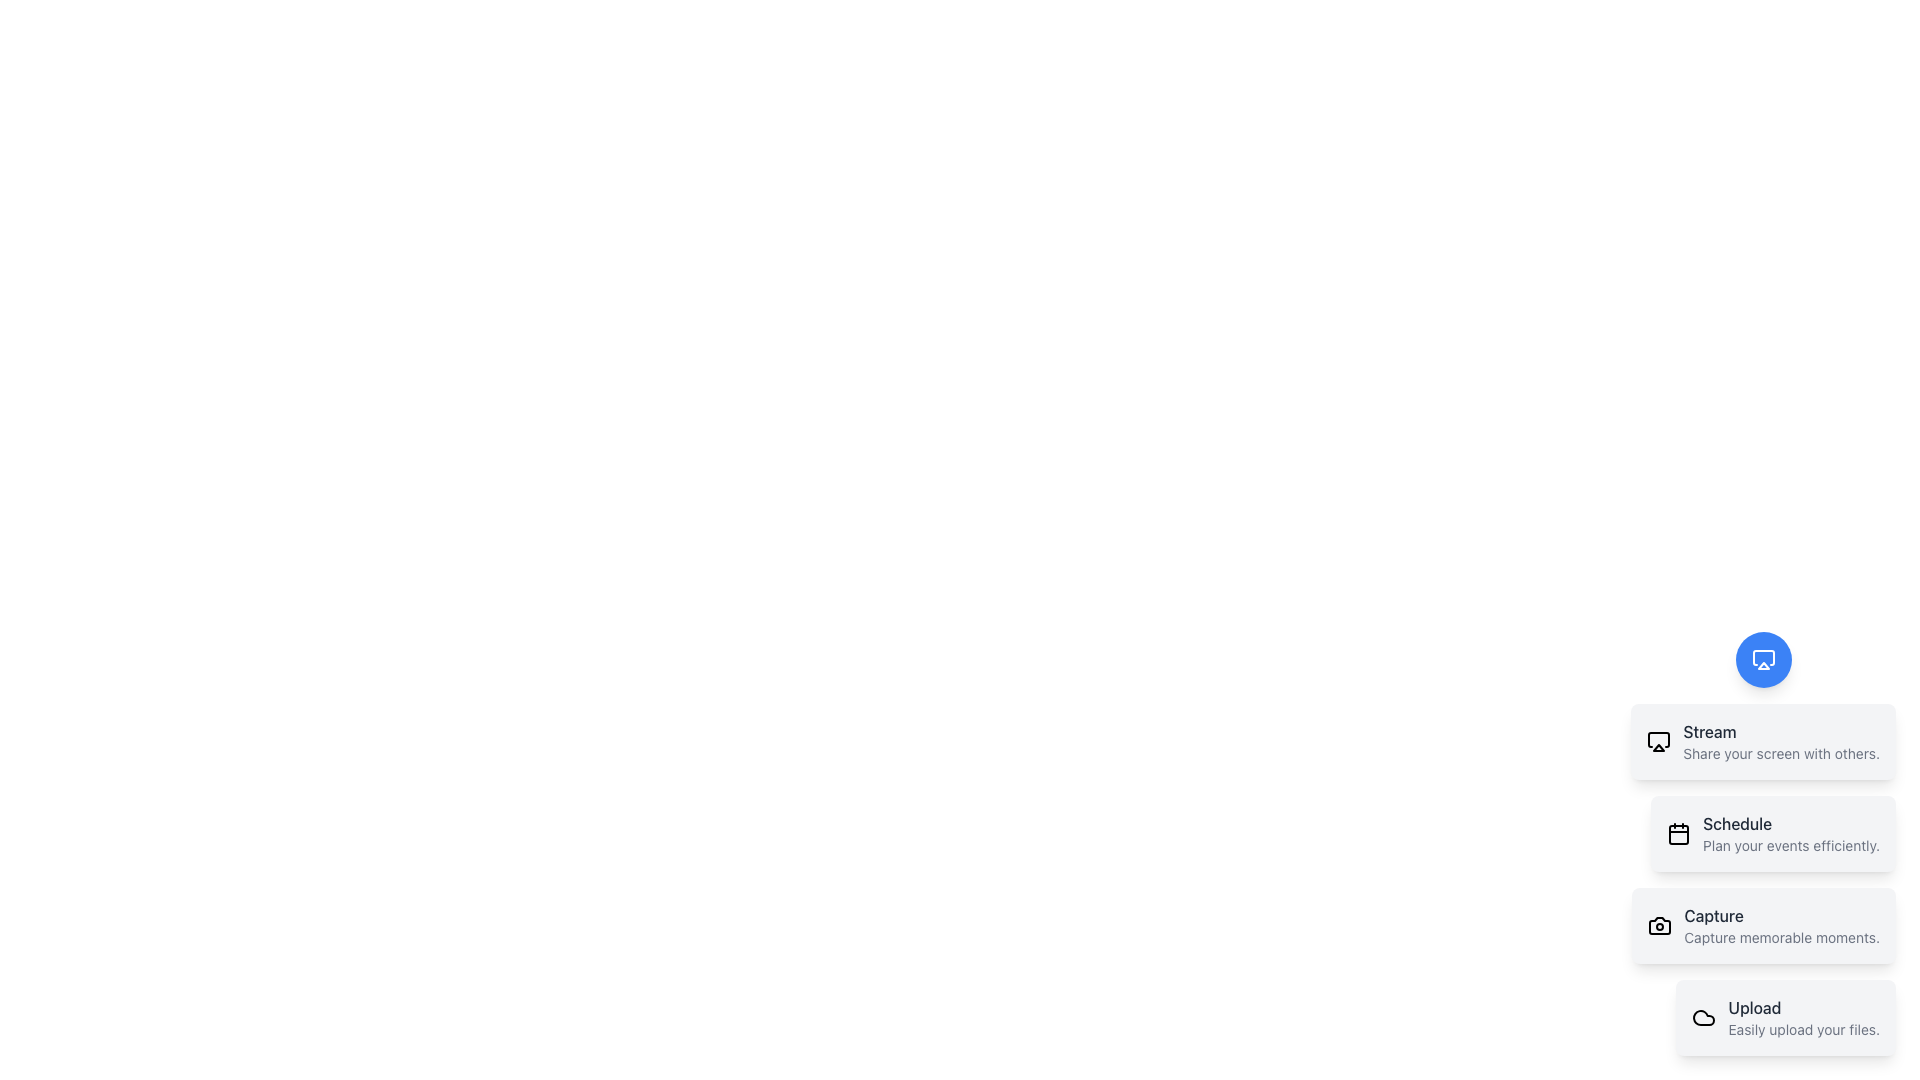  What do you see at coordinates (1763, 659) in the screenshot?
I see `the circular button with a blue background and white text located at the bottom-right corner of the interface` at bounding box center [1763, 659].